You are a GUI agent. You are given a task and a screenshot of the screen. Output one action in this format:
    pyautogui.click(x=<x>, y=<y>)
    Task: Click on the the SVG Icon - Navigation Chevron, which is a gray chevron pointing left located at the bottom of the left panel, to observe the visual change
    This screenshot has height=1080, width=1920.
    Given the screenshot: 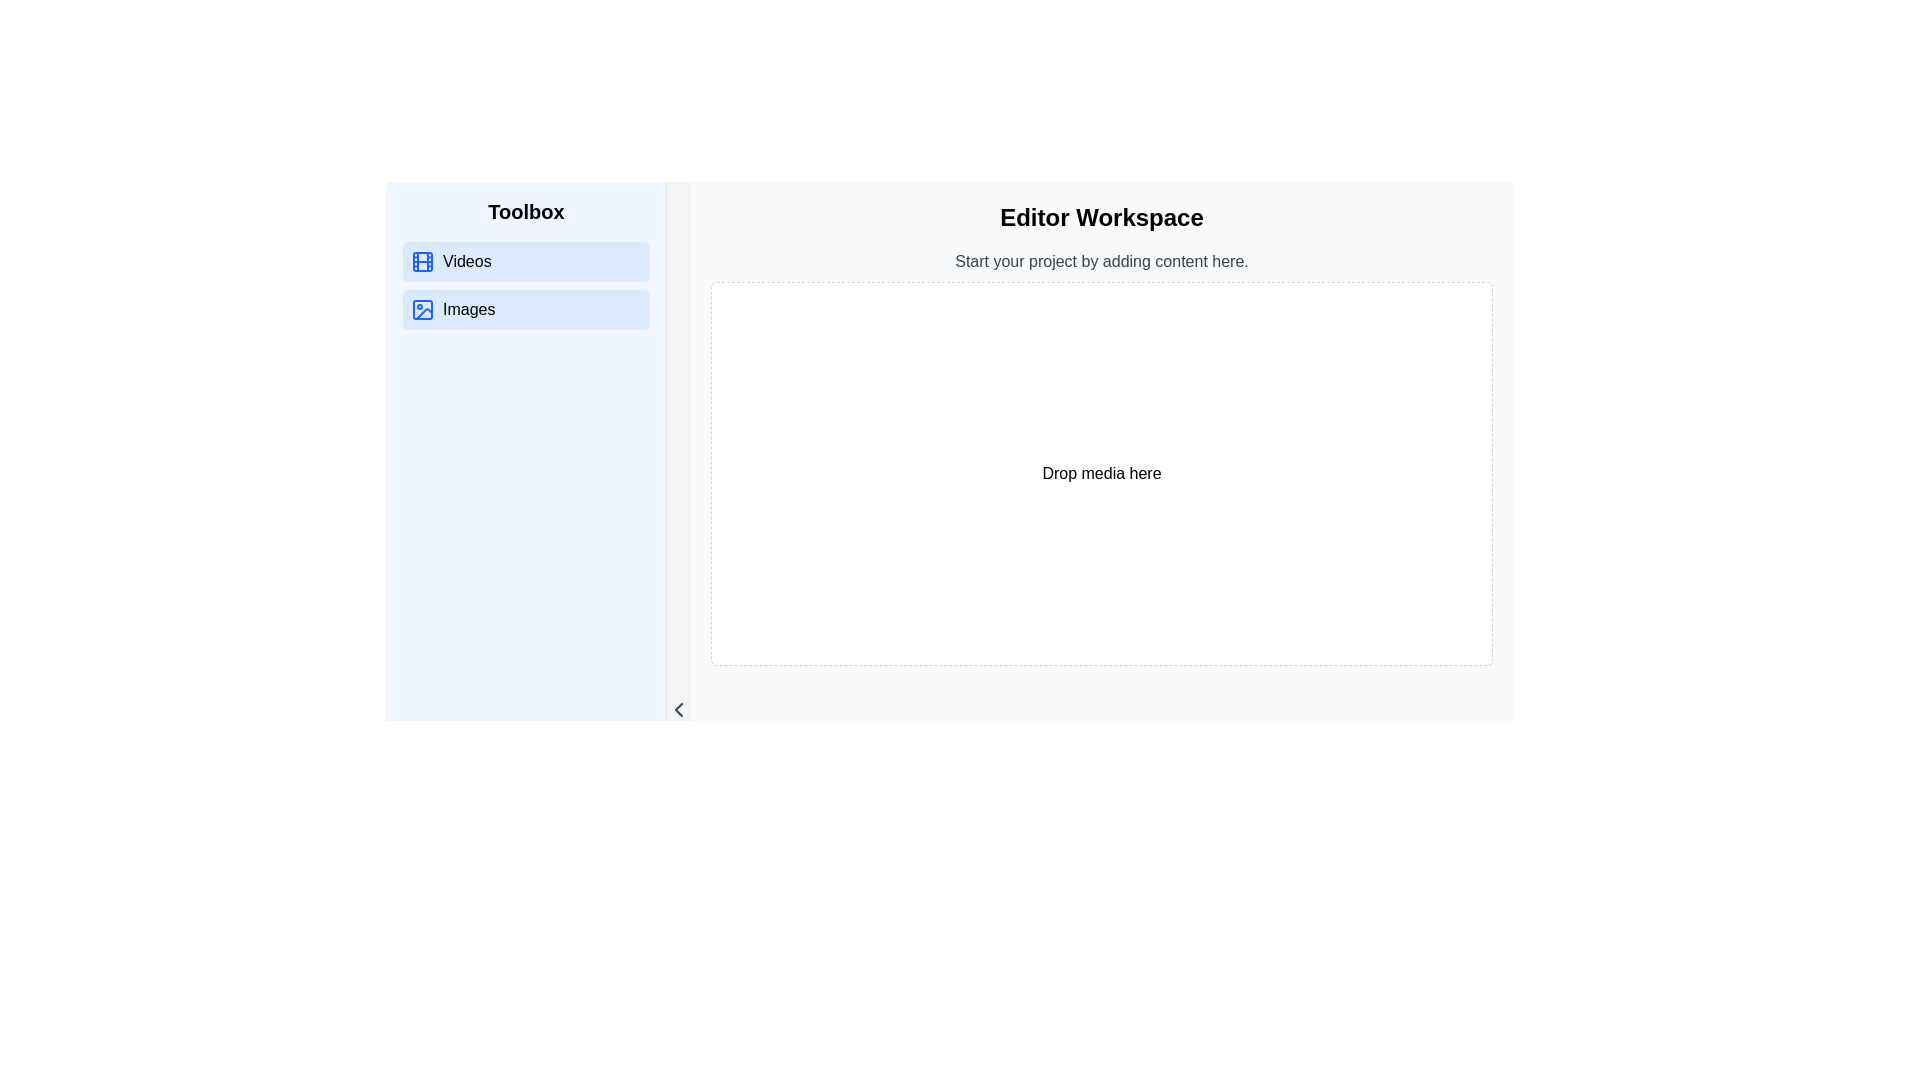 What is the action you would take?
    pyautogui.click(x=678, y=708)
    